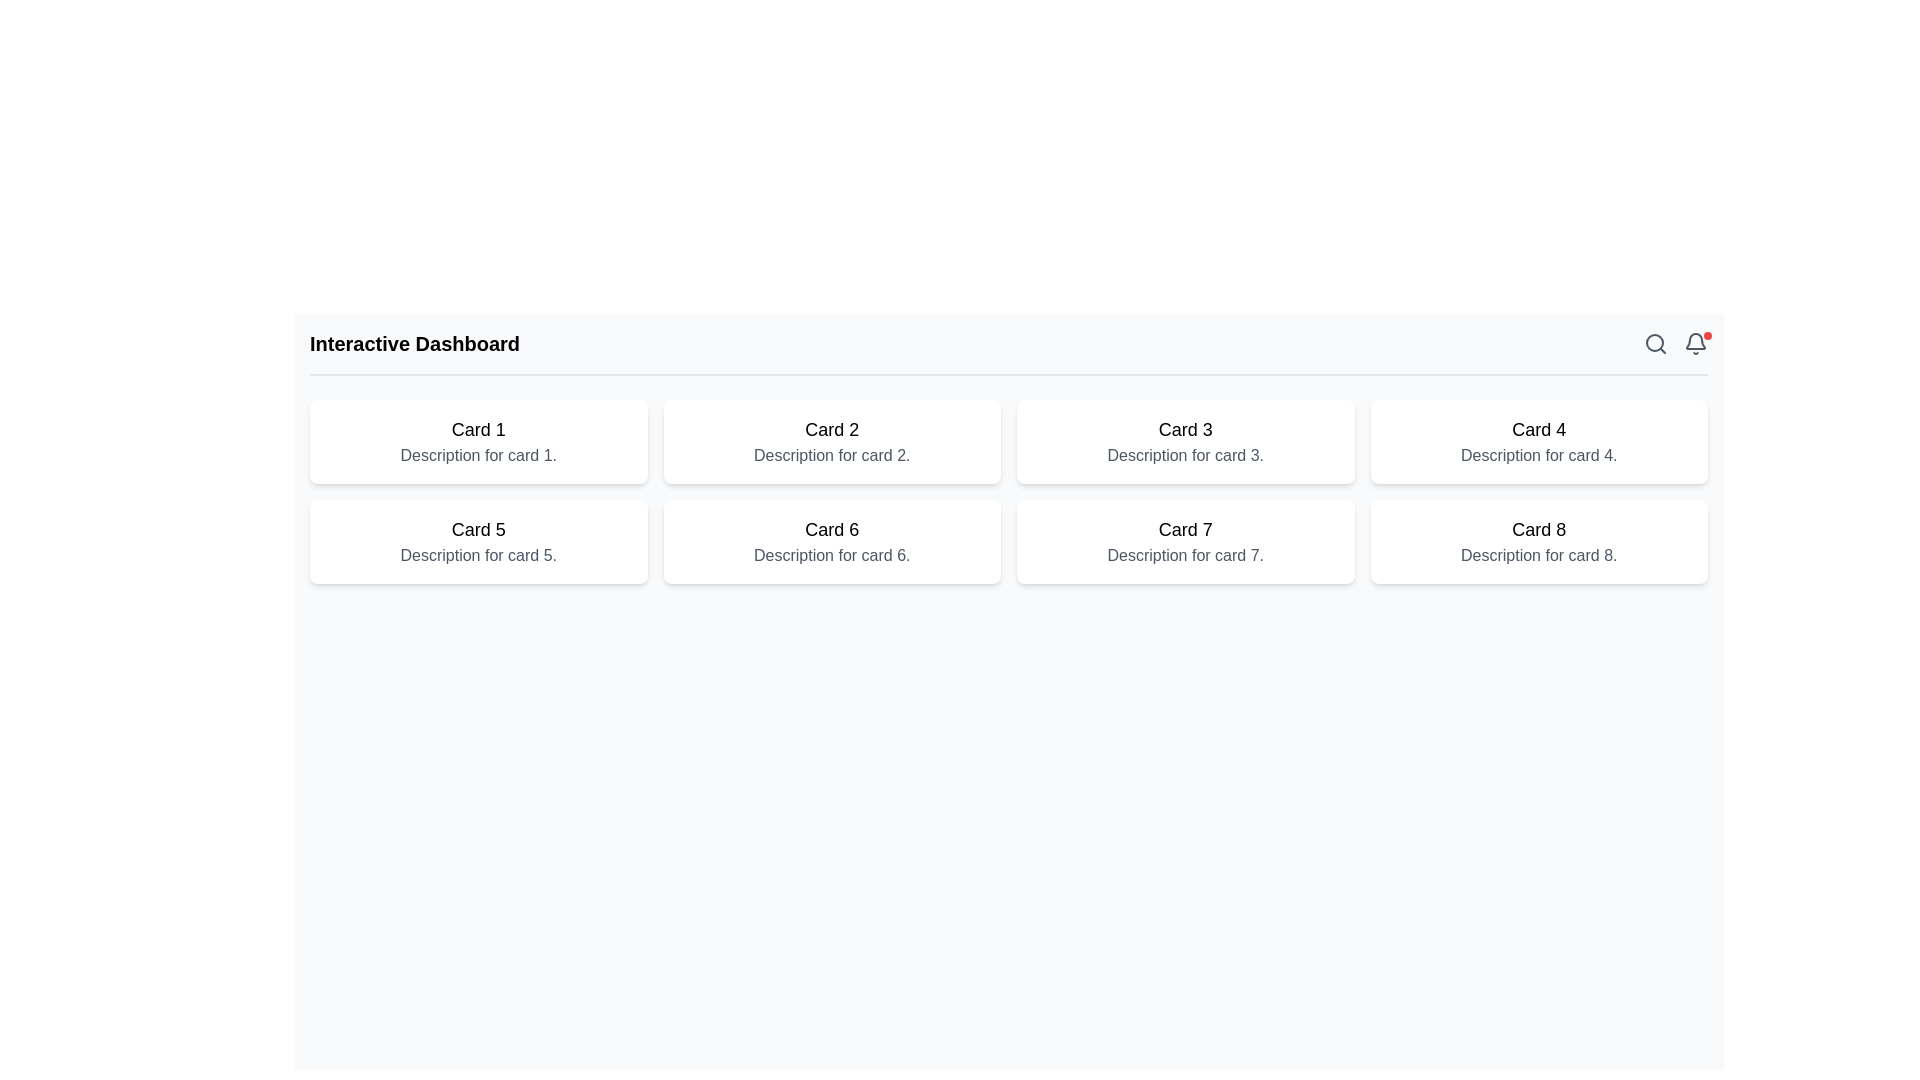 The width and height of the screenshot is (1920, 1080). I want to click on the header text label of 'Card 7', which is the second card in the second row of the grid layout, located between 'Card 6' and 'Card 8', so click(1185, 528).